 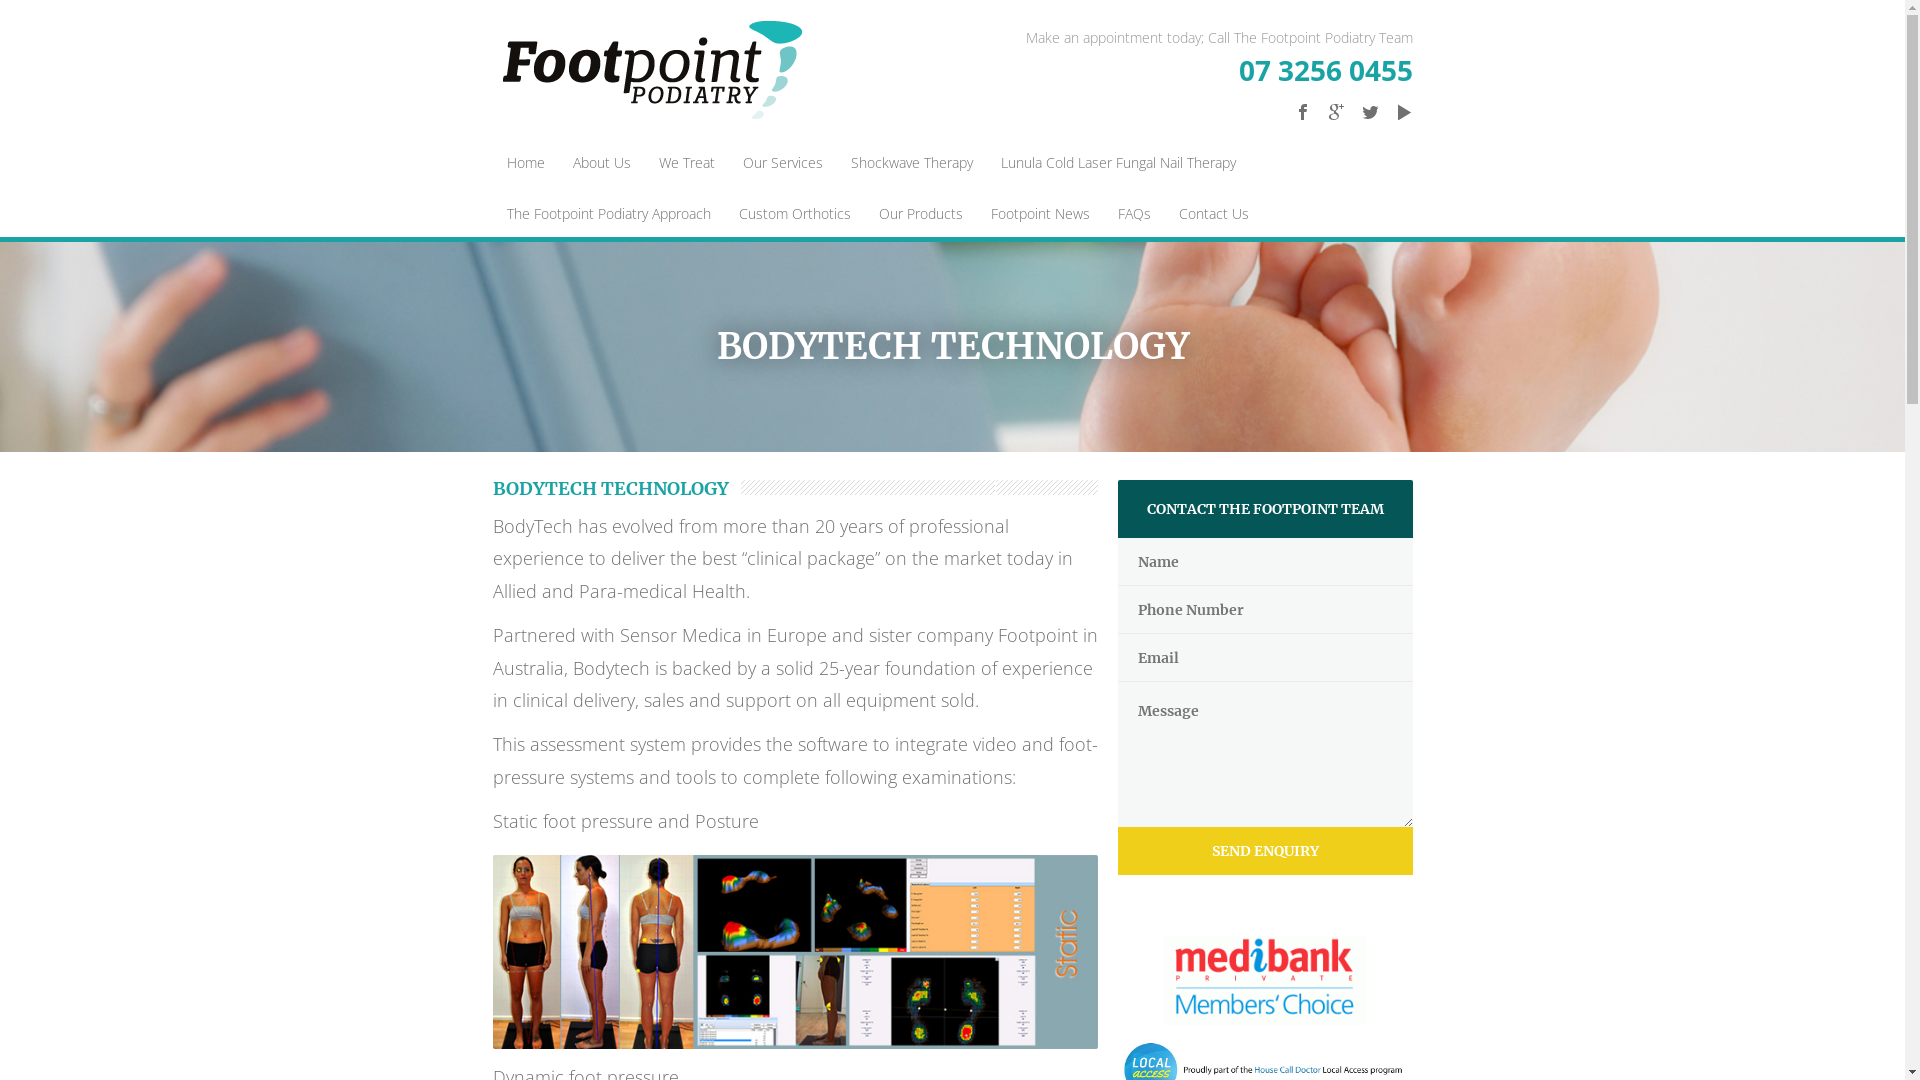 I want to click on 'Our Services', so click(x=781, y=164).